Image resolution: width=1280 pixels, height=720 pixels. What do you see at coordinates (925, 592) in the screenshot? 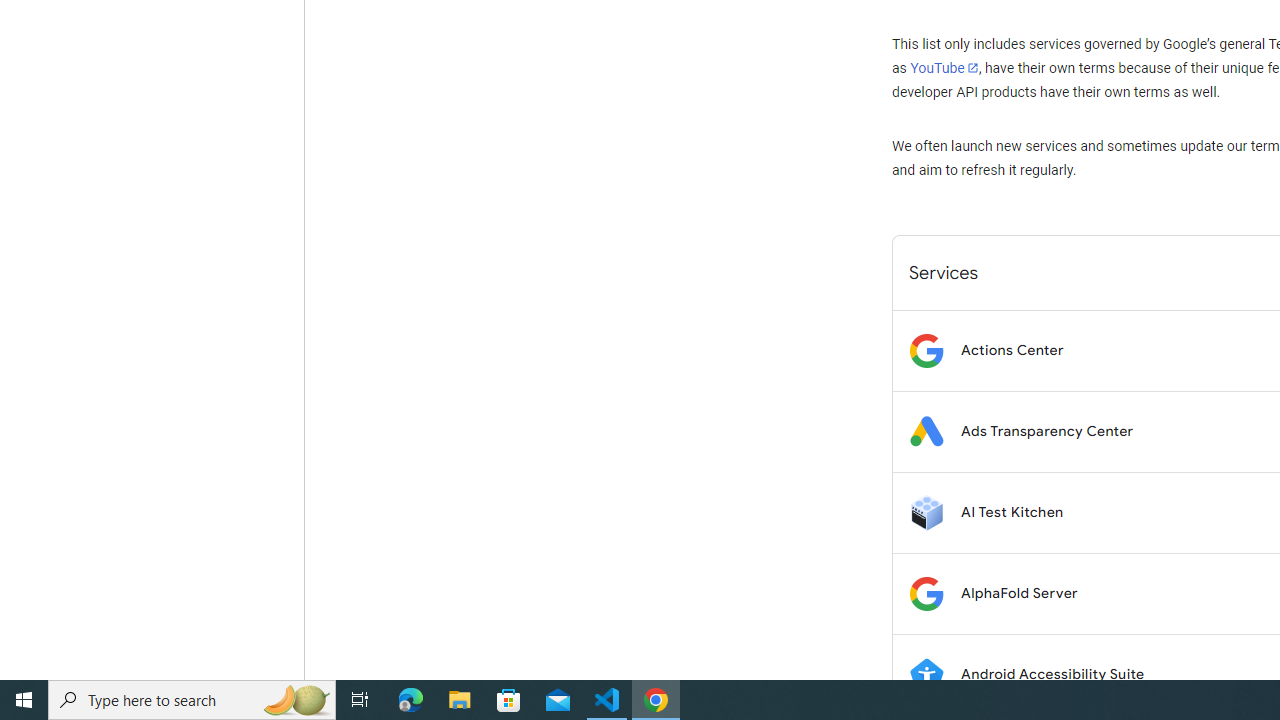
I see `'Logo for AlphaFold Server'` at bounding box center [925, 592].